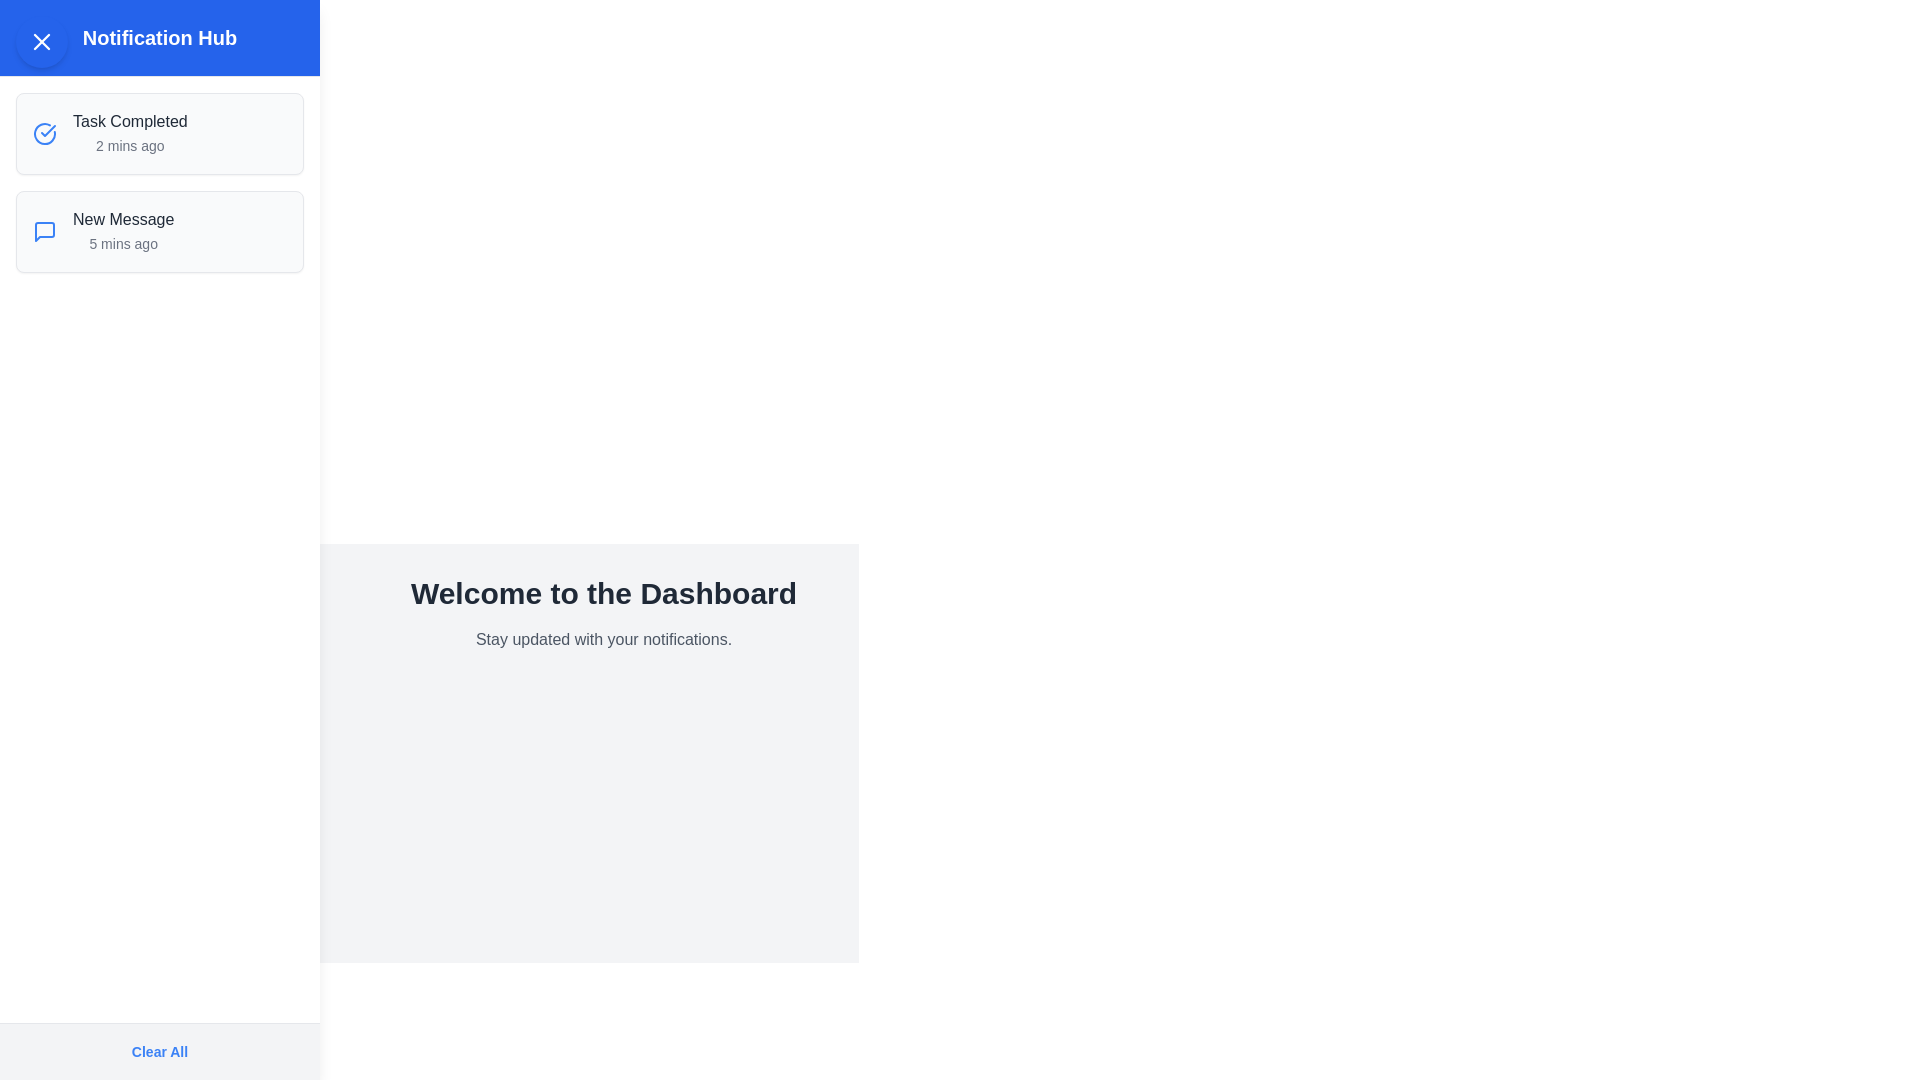  Describe the element at coordinates (603, 640) in the screenshot. I see `the informational text label located below the 'Welcome to the Dashboard' headline, which serves to keep the user informed about notifications` at that location.